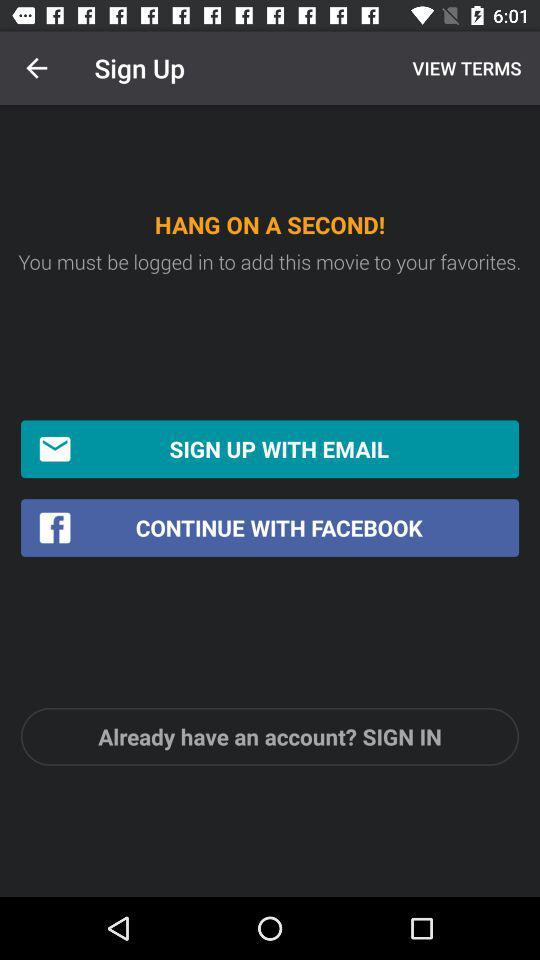 Image resolution: width=540 pixels, height=960 pixels. I want to click on item next to sign up icon, so click(464, 68).